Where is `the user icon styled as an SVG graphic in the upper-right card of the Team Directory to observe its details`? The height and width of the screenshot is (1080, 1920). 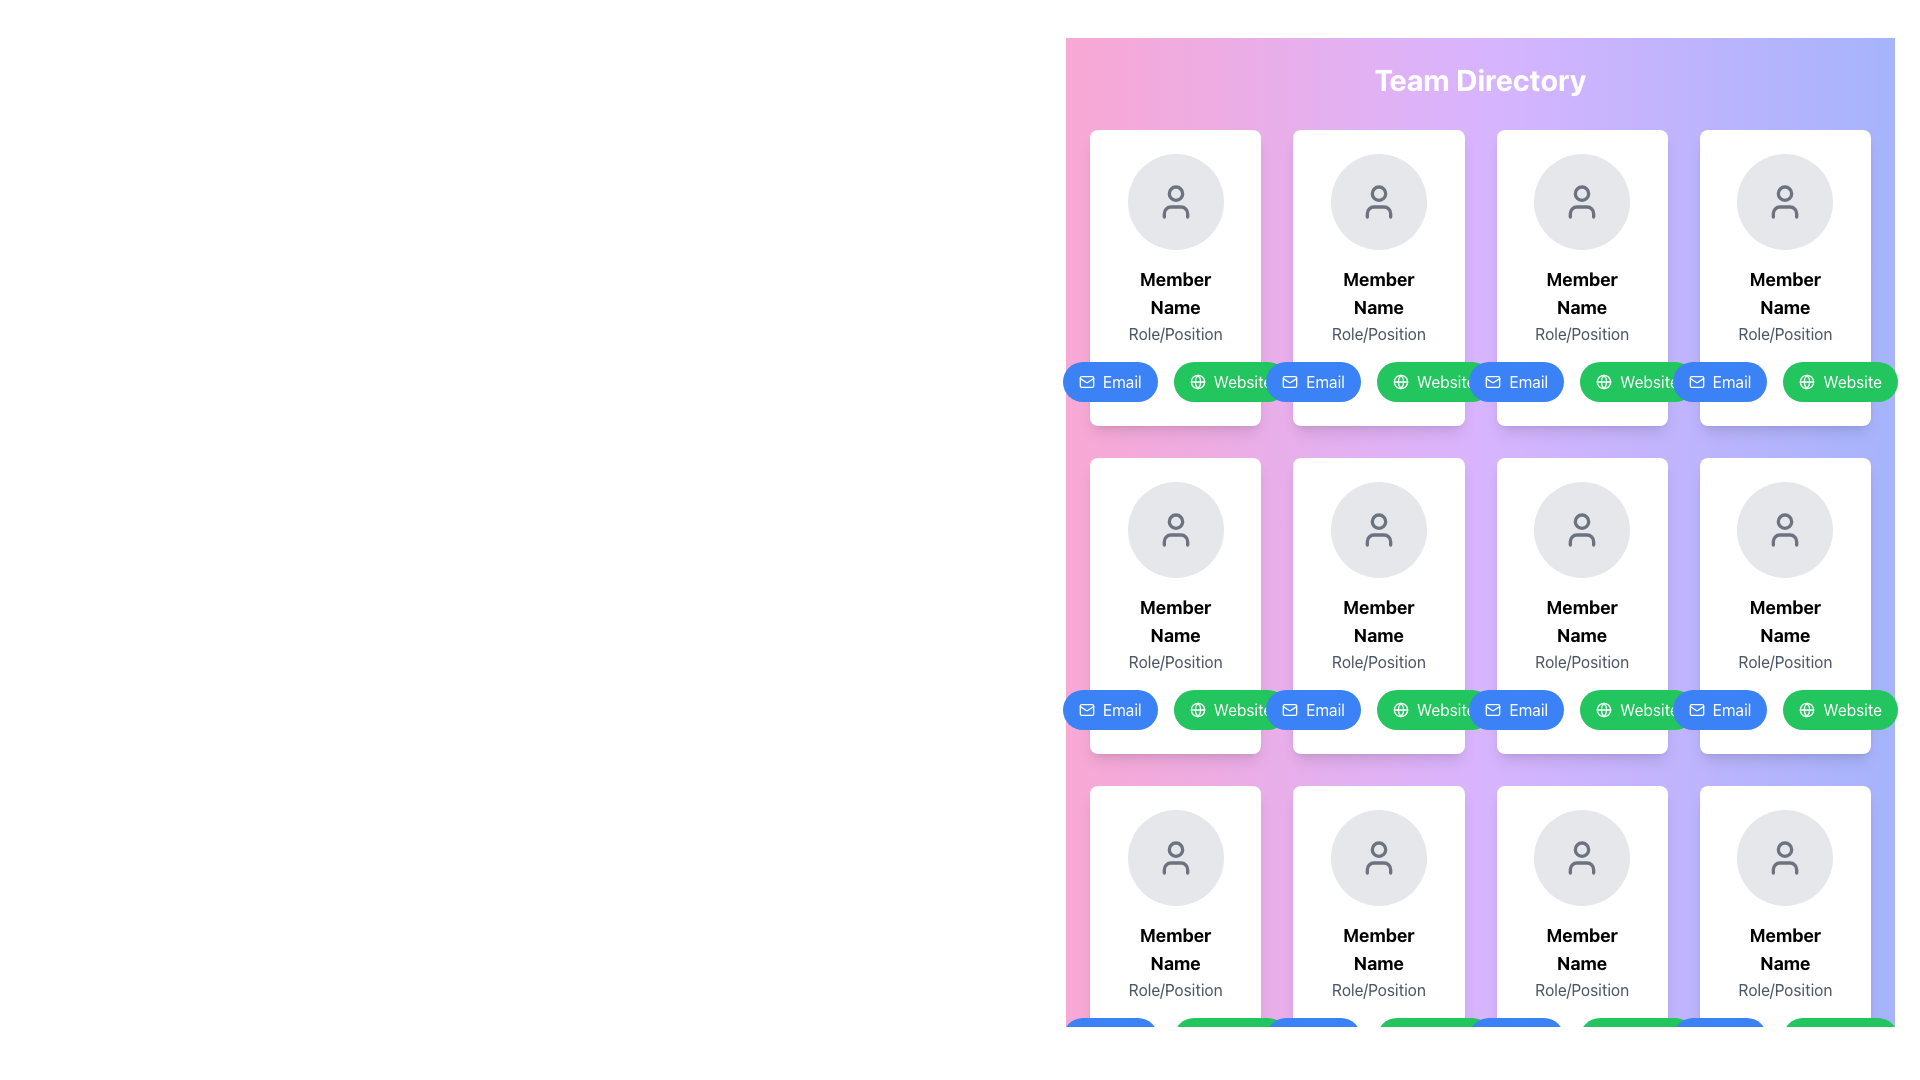
the user icon styled as an SVG graphic in the upper-right card of the Team Directory to observe its details is located at coordinates (1785, 201).